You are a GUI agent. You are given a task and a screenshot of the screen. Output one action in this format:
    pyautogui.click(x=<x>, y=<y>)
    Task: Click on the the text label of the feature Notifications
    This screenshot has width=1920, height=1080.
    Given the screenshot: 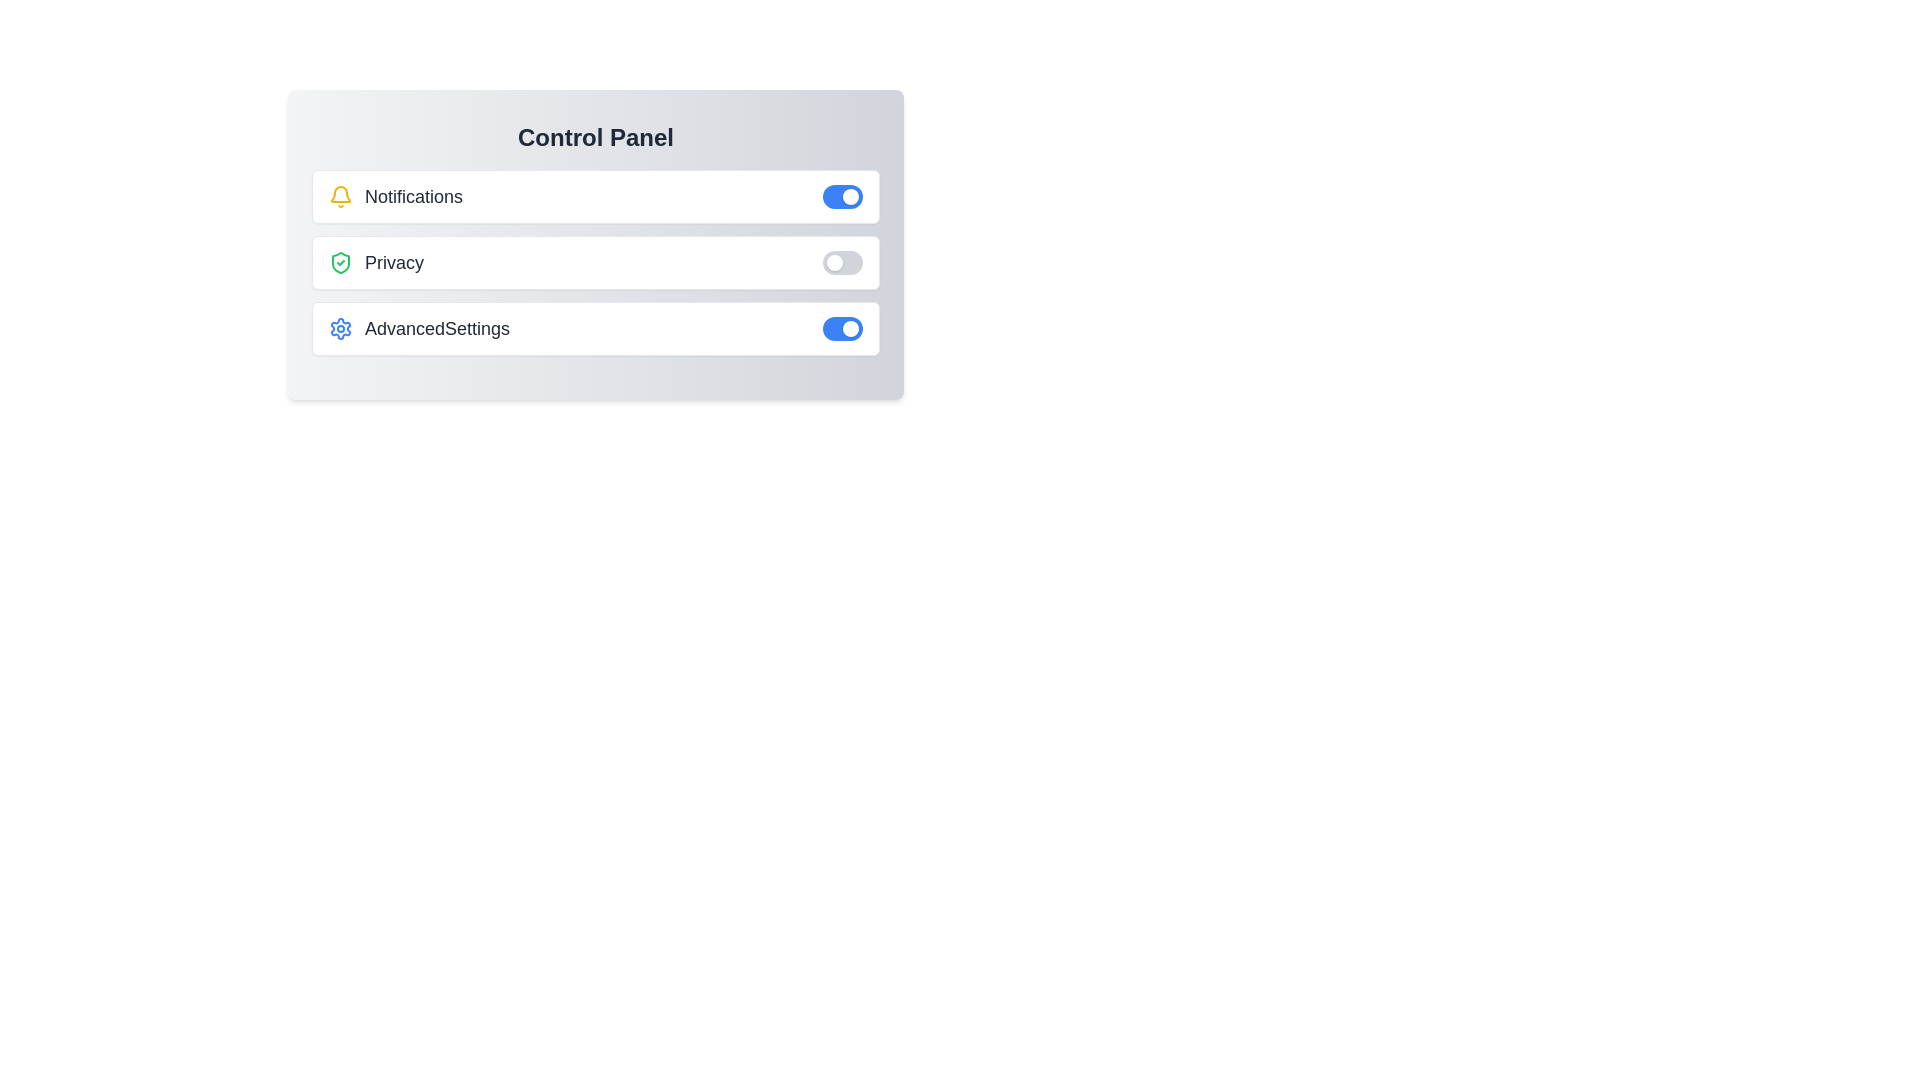 What is the action you would take?
    pyautogui.click(x=395, y=196)
    